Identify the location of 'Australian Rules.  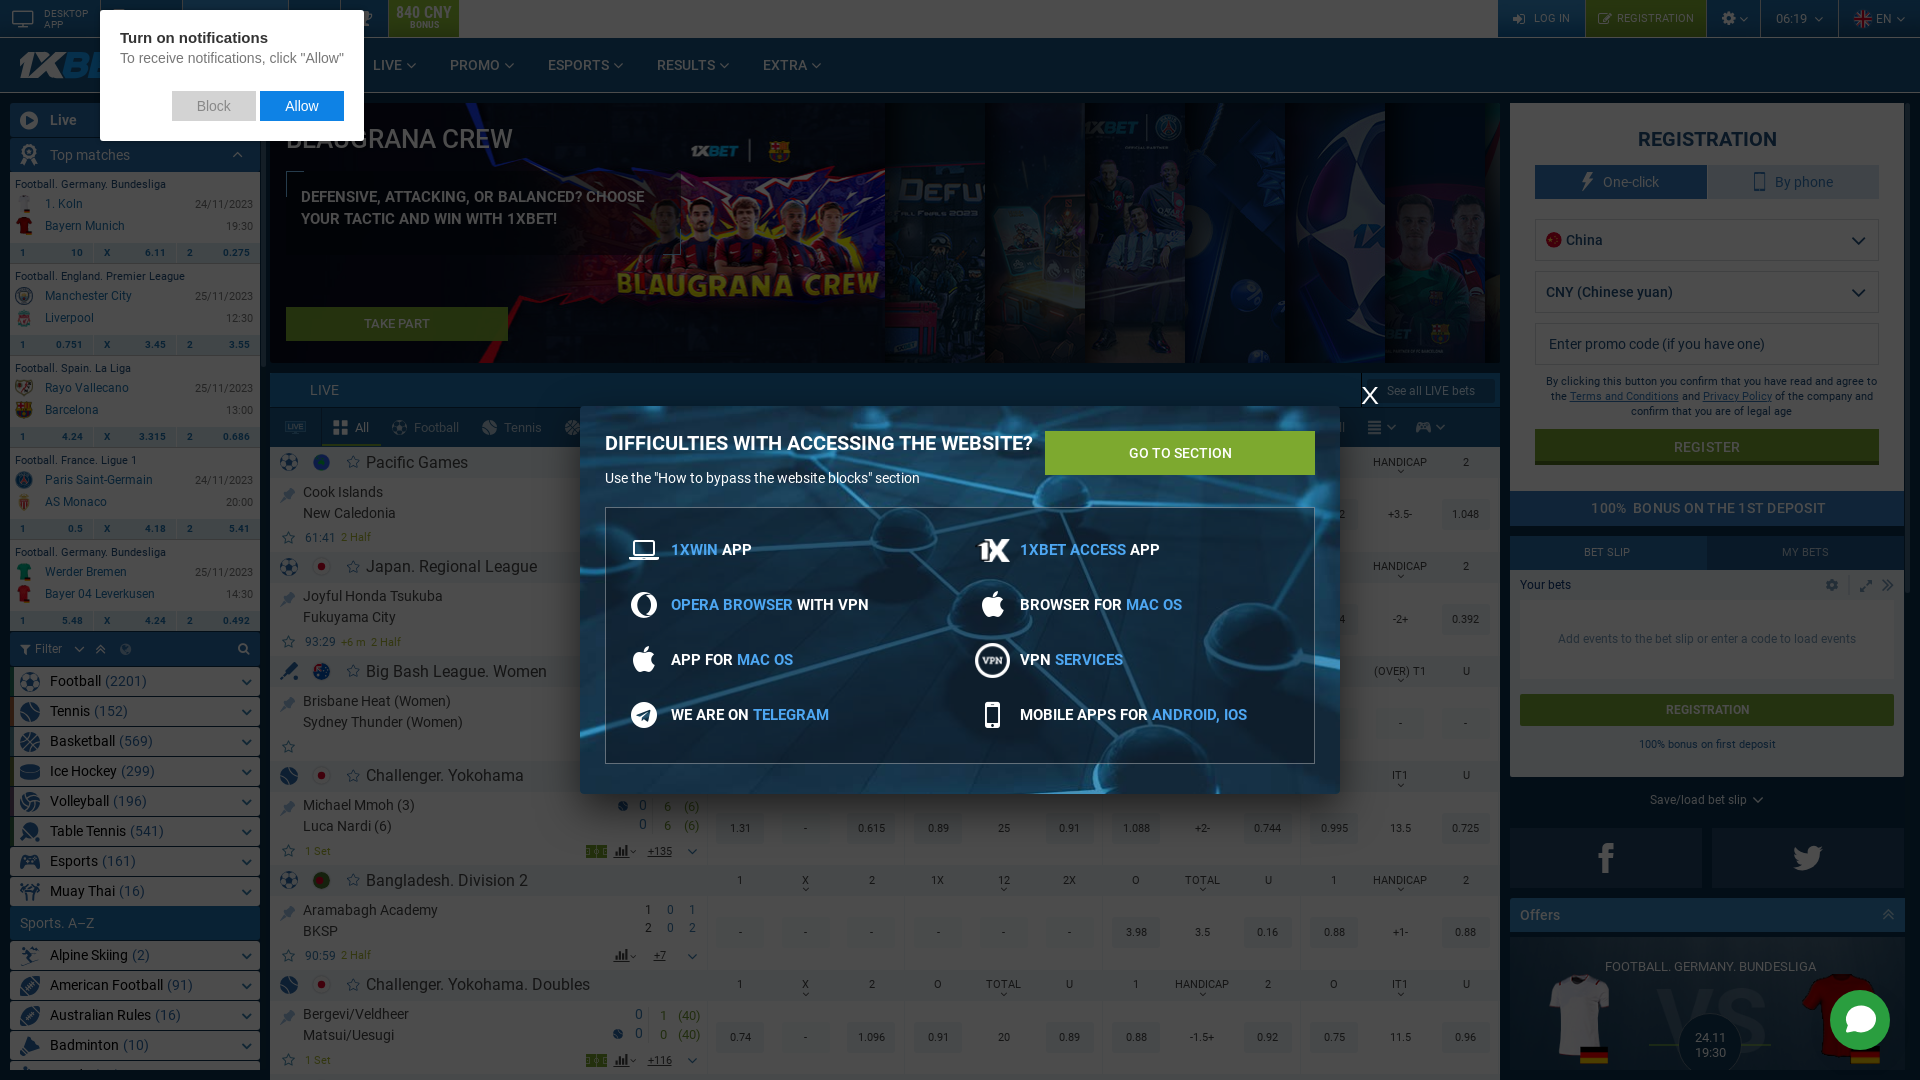
(133, 1015).